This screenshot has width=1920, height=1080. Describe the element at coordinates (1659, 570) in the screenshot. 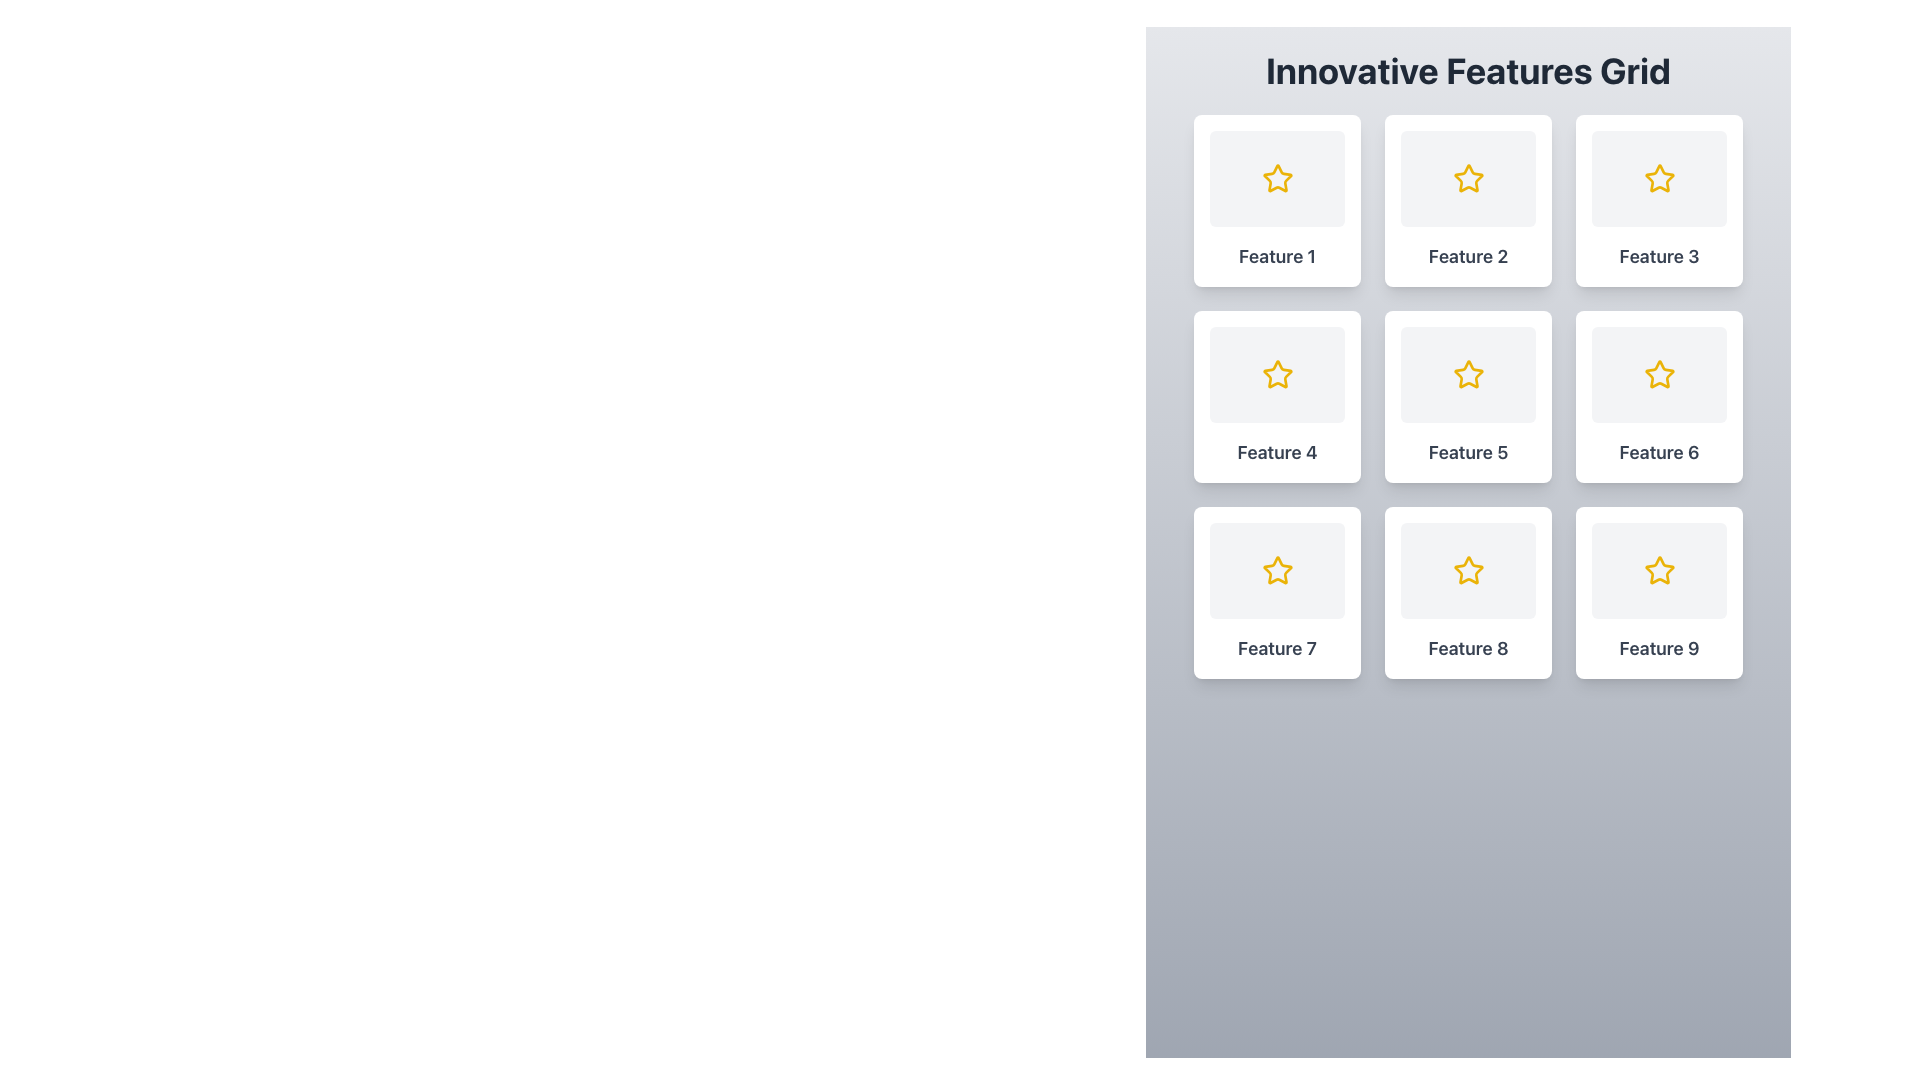

I see `the star icon with a hollow center and yellow outline located at the bottom right corner of the grid to mark it` at that location.